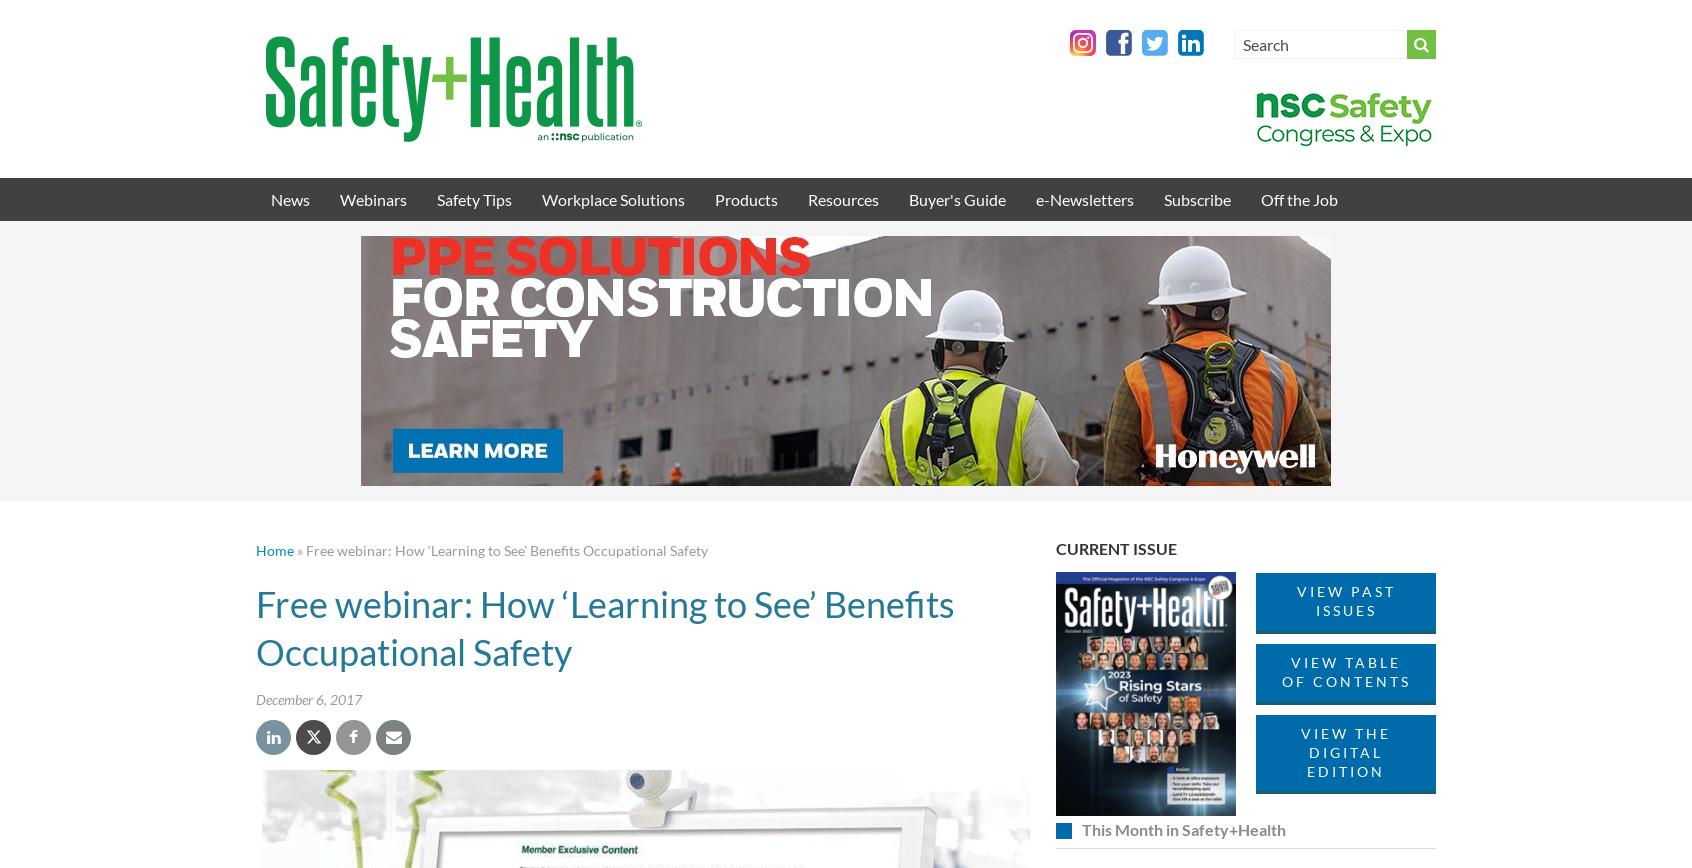 The width and height of the screenshot is (1692, 868). What do you see at coordinates (307, 698) in the screenshot?
I see `'December 6, 2017'` at bounding box center [307, 698].